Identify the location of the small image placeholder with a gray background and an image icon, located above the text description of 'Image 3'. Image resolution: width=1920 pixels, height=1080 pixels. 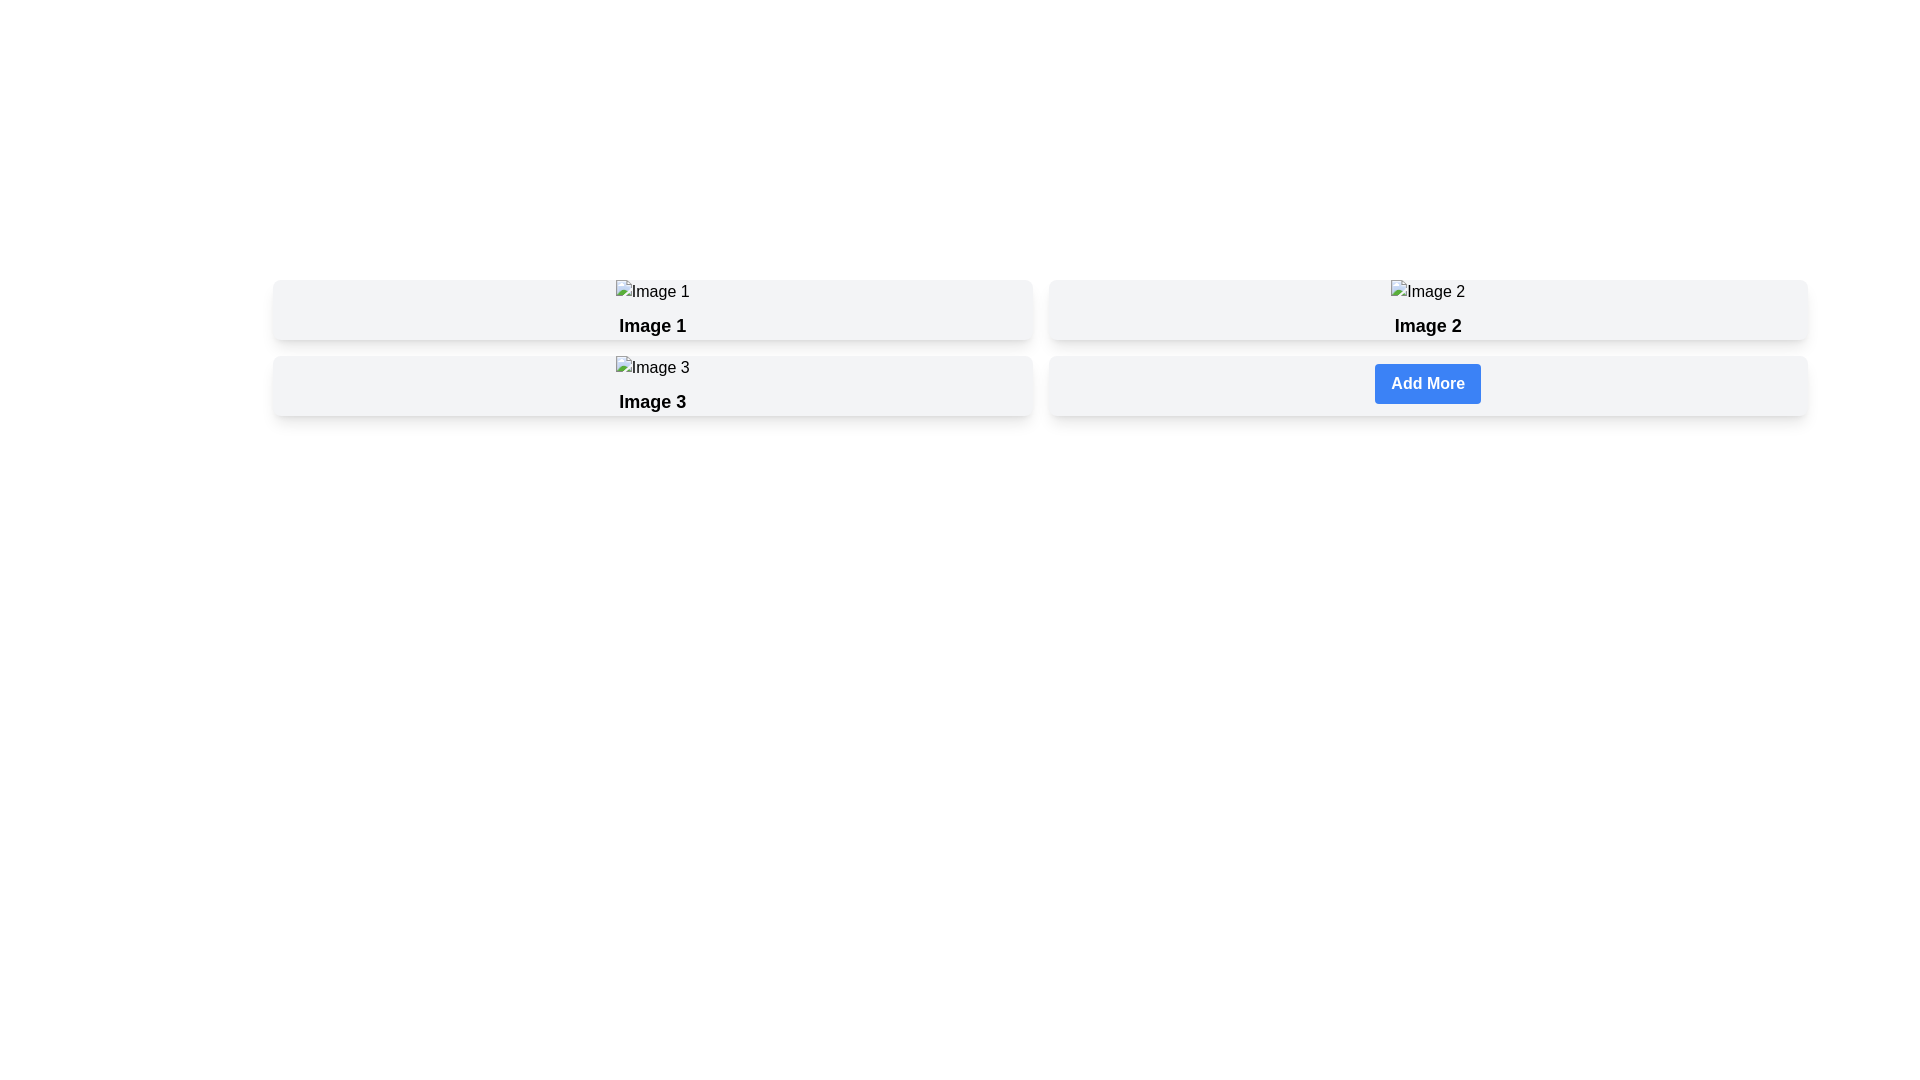
(652, 367).